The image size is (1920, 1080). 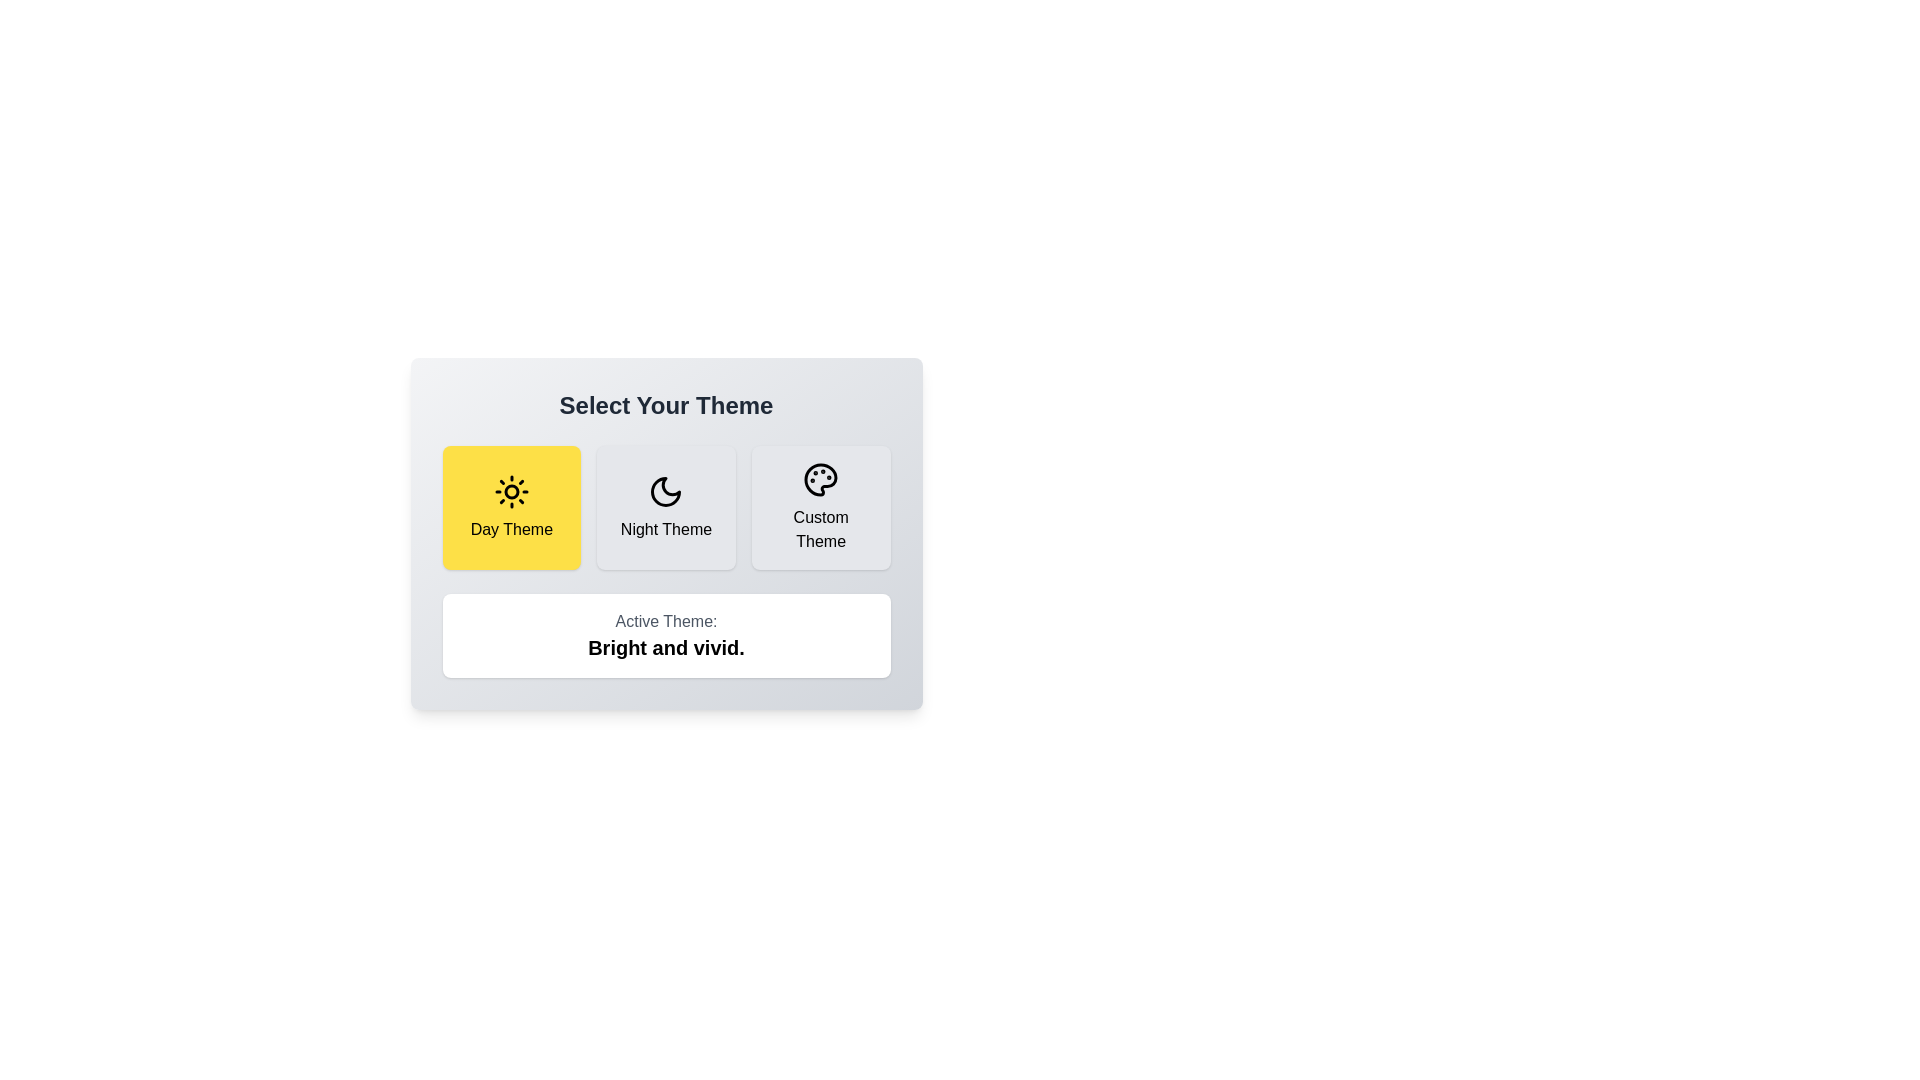 What do you see at coordinates (511, 507) in the screenshot?
I see `the theme by clicking on the button corresponding to Day Theme` at bounding box center [511, 507].